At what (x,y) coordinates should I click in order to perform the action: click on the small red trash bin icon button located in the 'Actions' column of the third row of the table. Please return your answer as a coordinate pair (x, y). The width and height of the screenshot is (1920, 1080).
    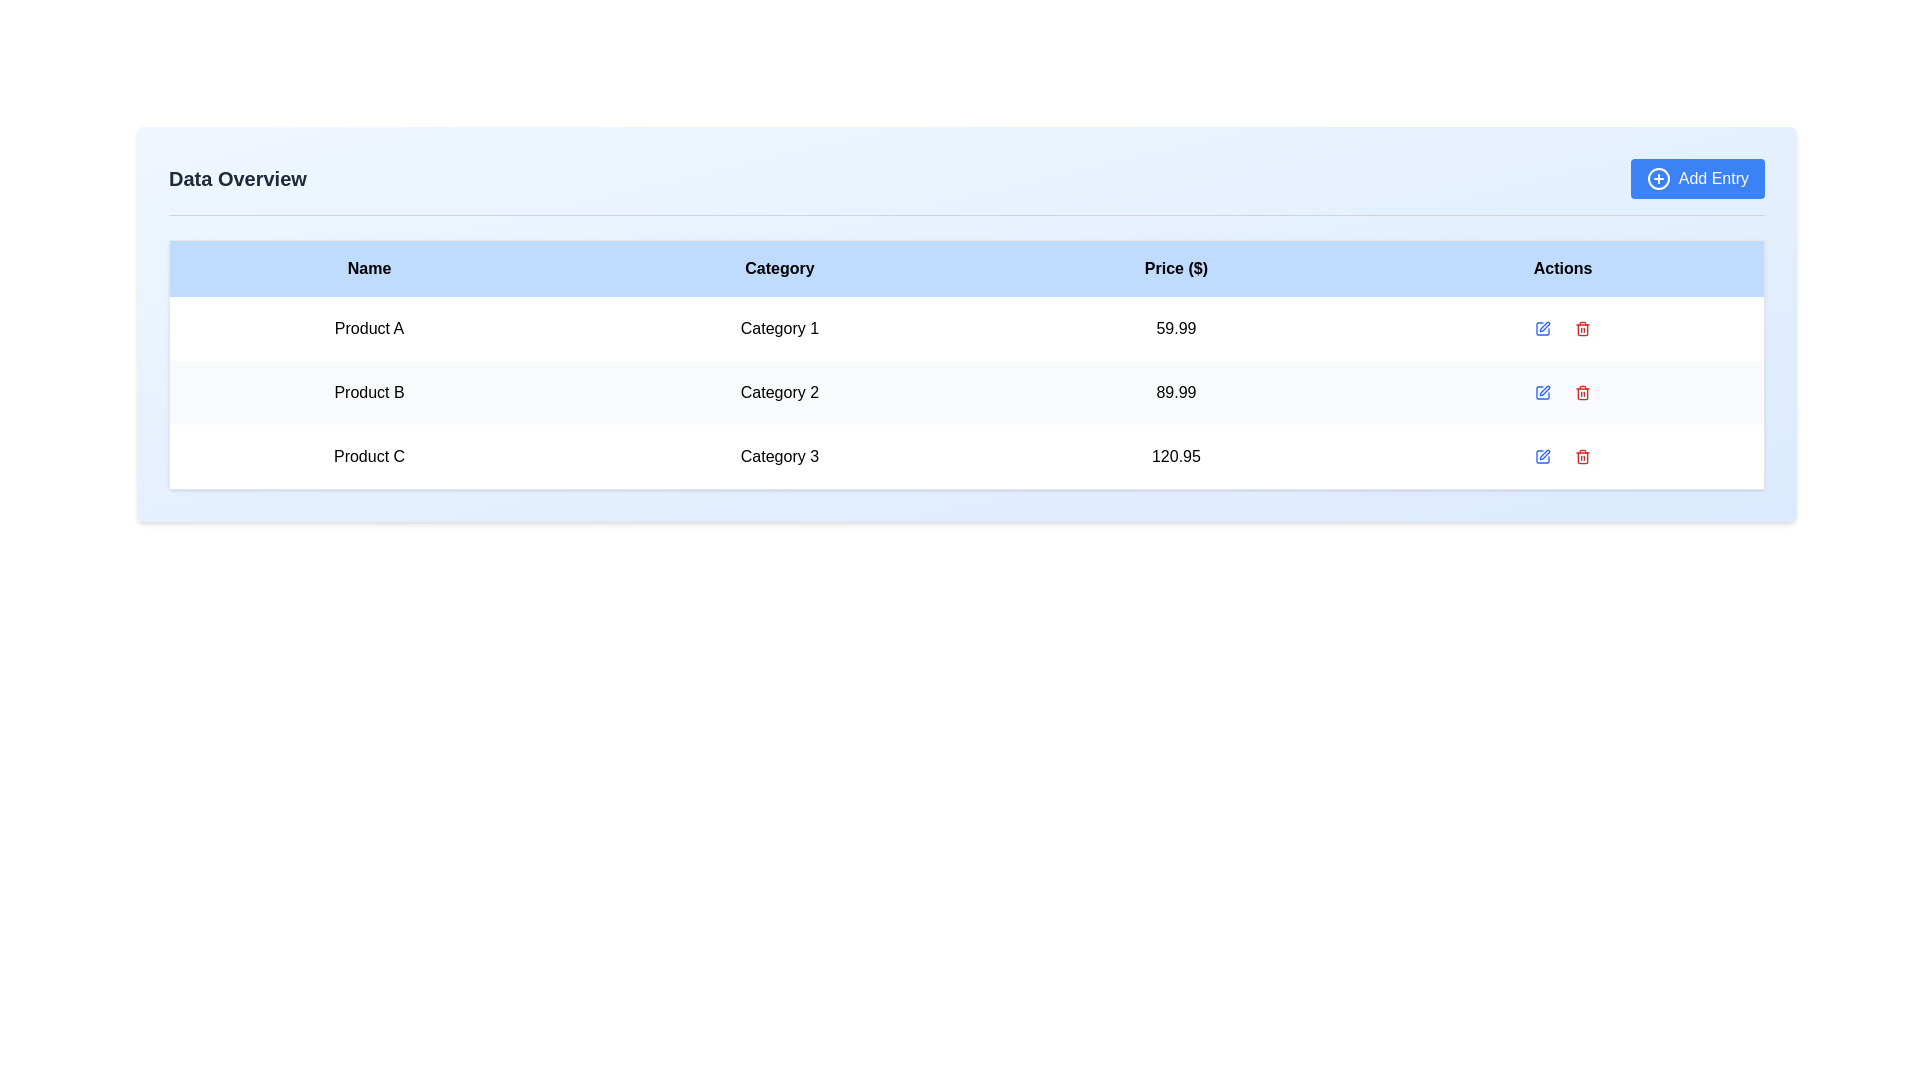
    Looking at the image, I should click on (1582, 456).